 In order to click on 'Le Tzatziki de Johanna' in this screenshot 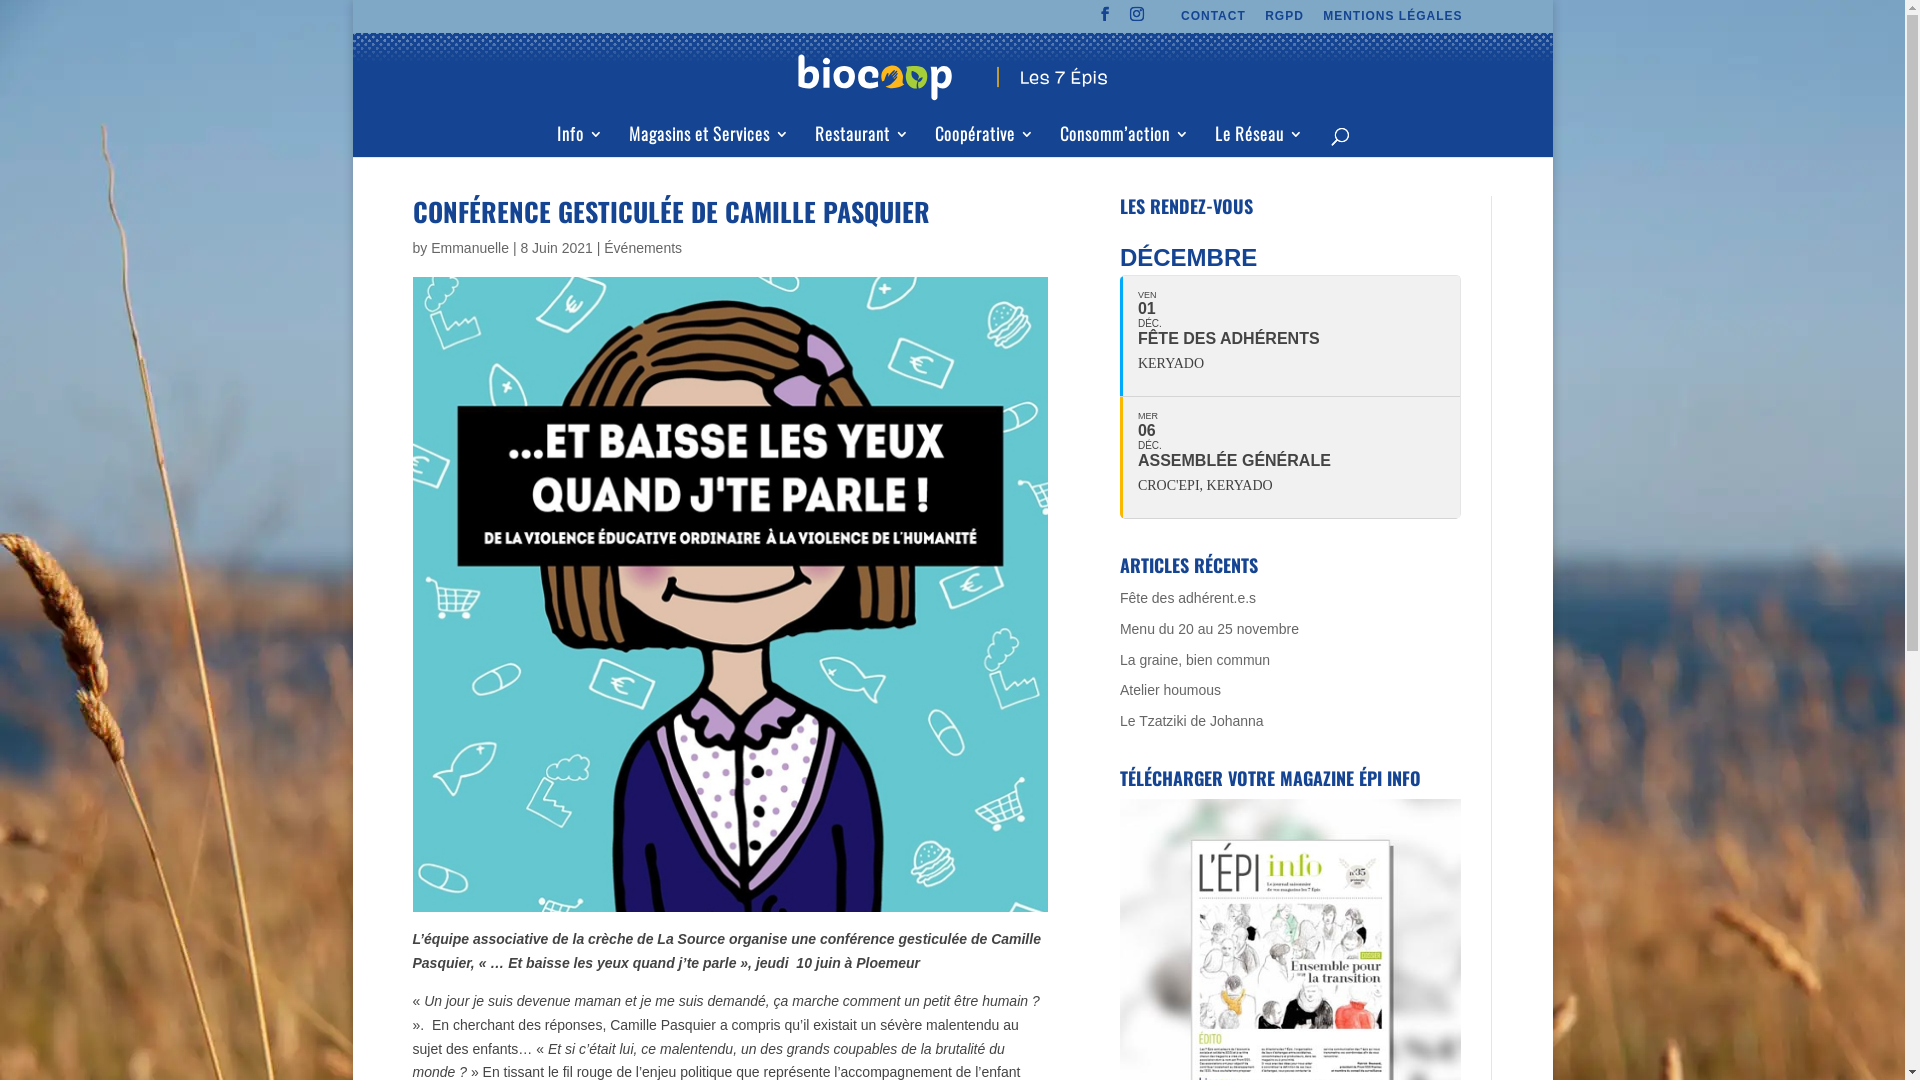, I will do `click(1191, 721)`.